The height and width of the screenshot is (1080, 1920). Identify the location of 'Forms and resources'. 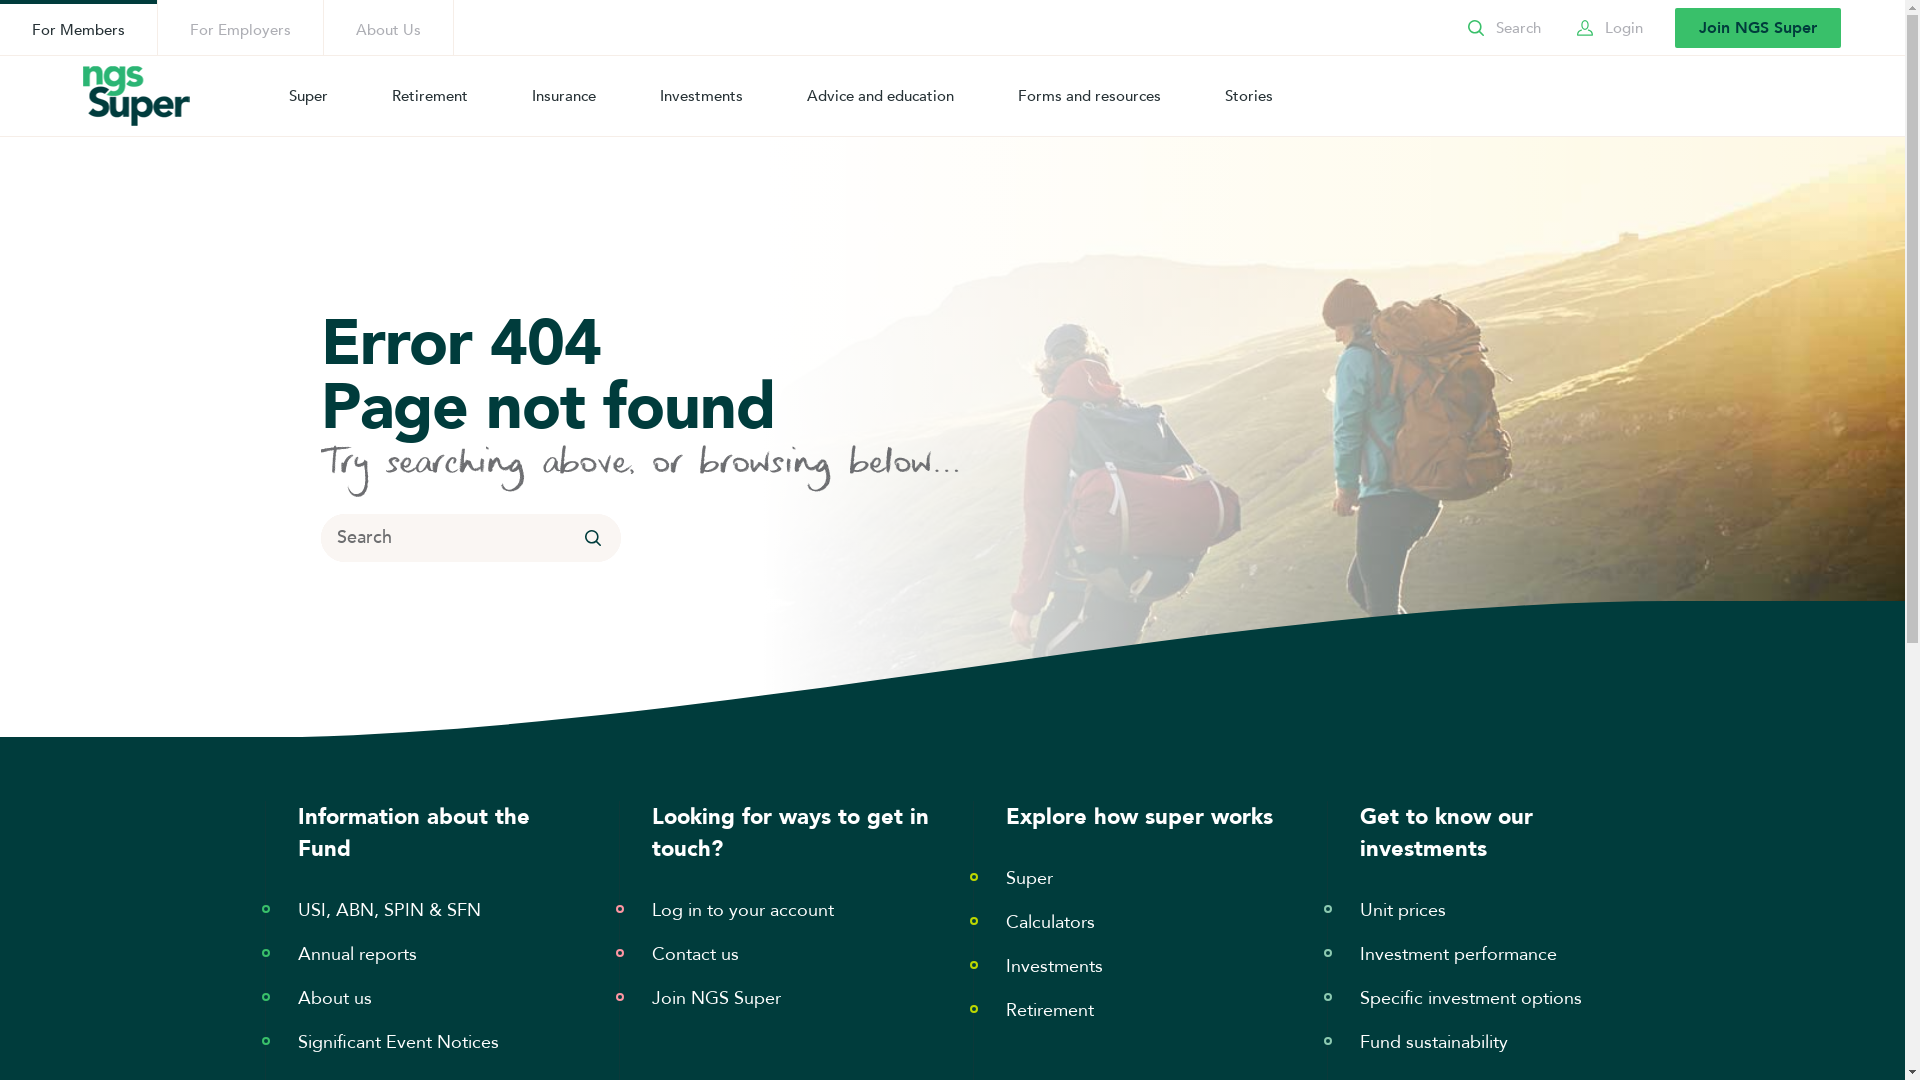
(1088, 96).